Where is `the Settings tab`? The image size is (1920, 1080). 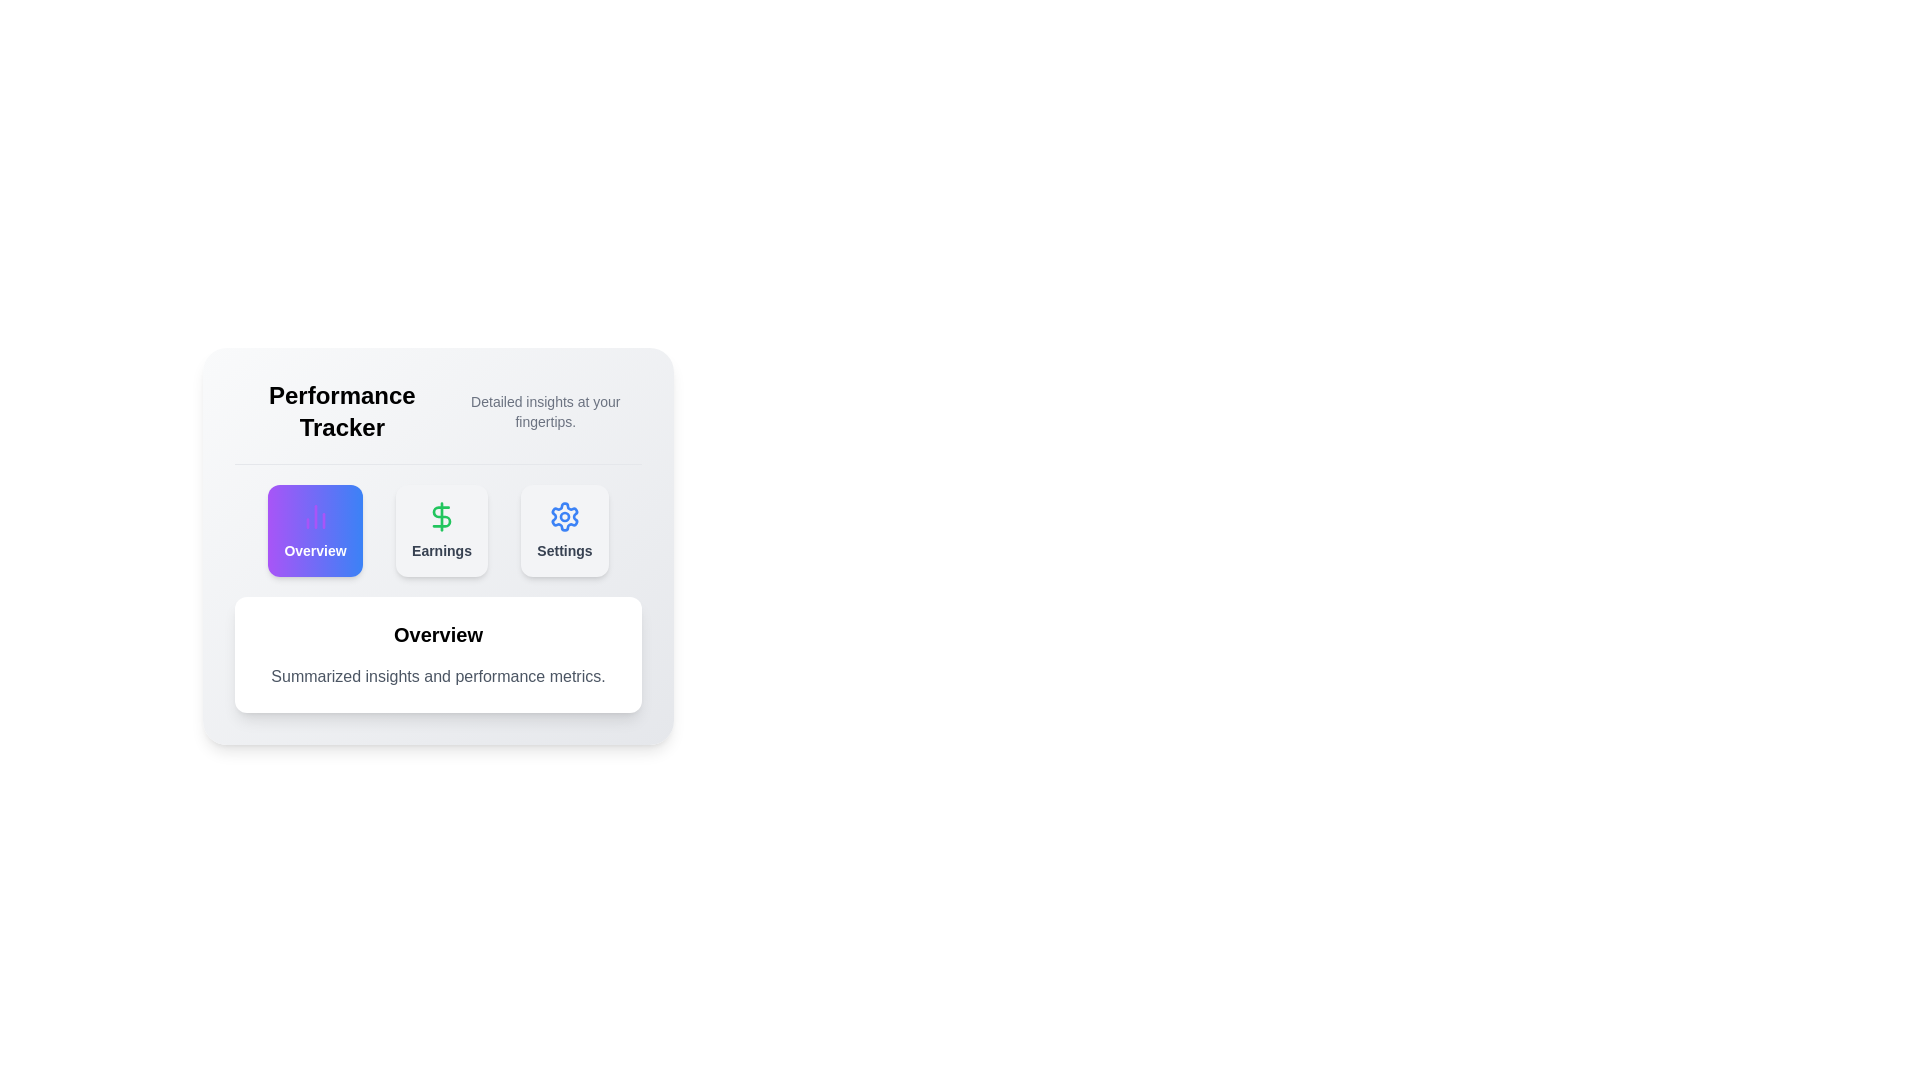 the Settings tab is located at coordinates (564, 530).